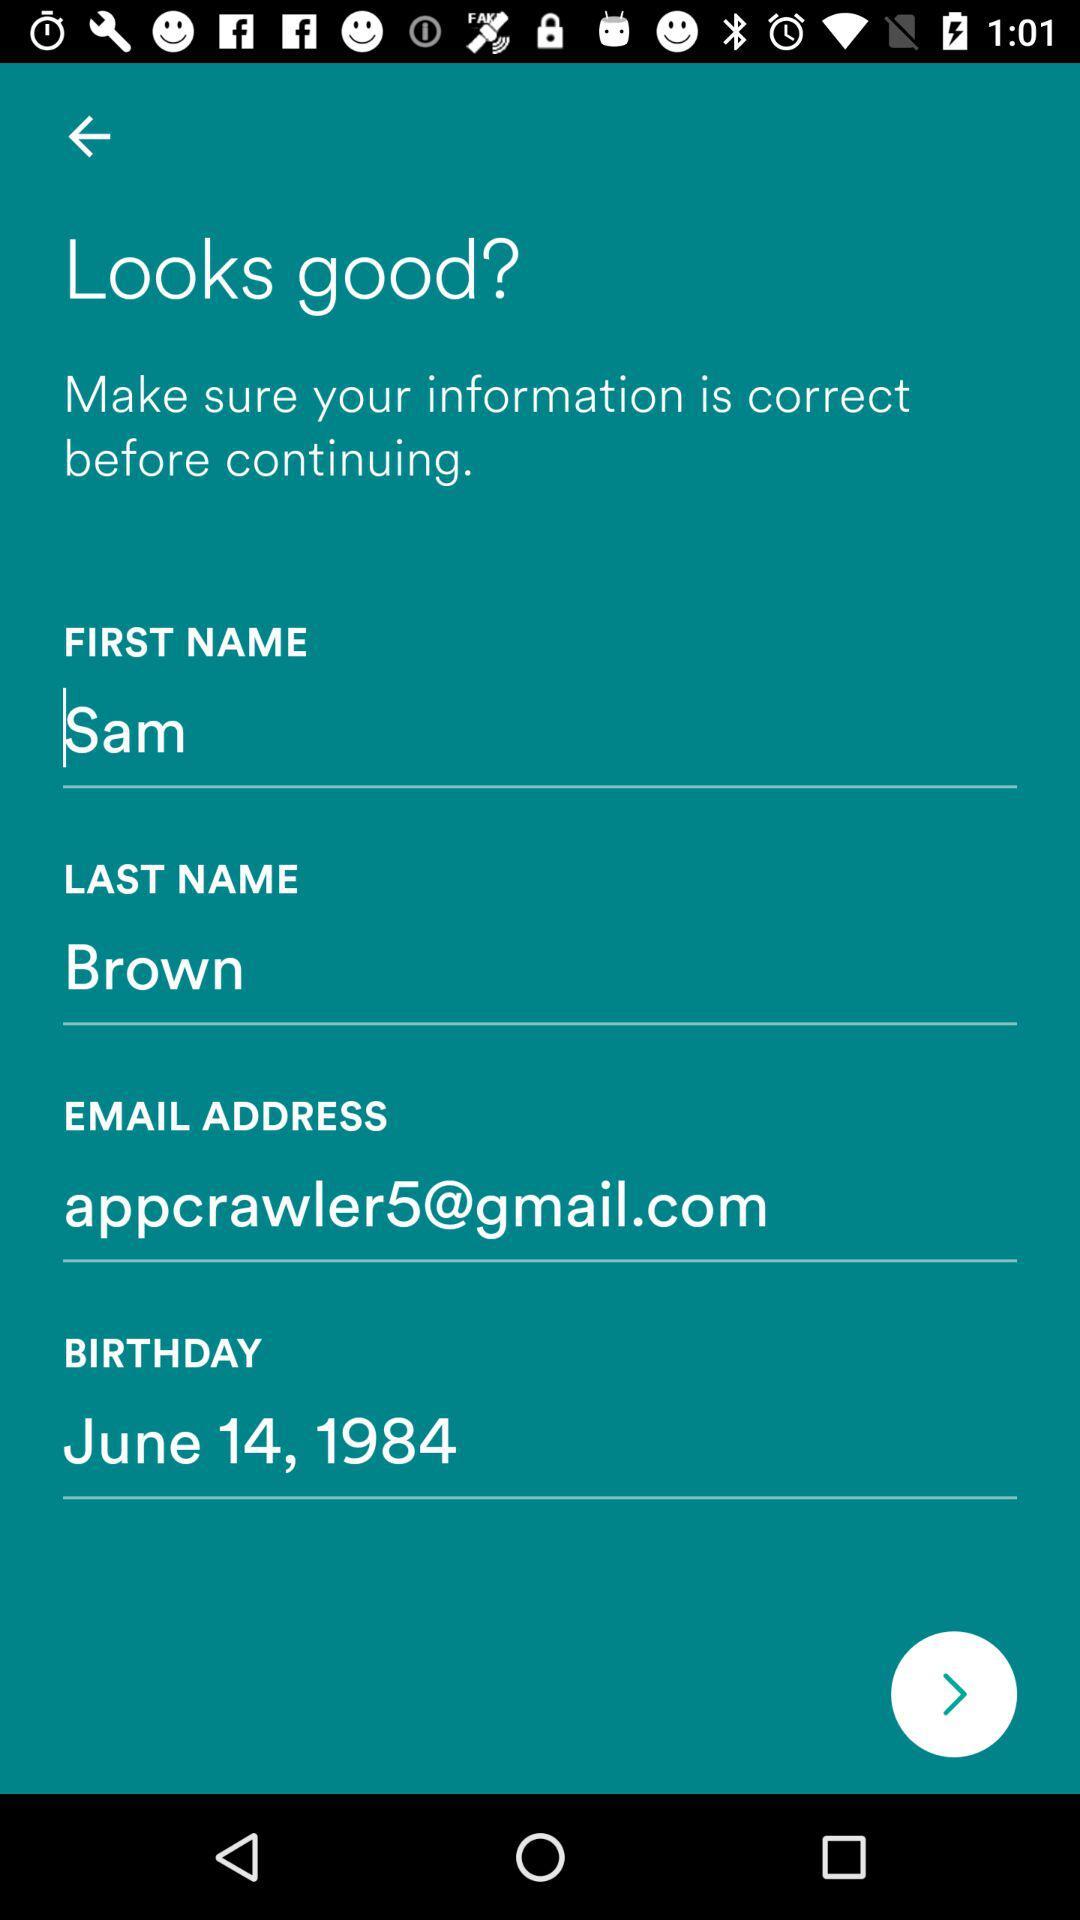  I want to click on icon above birthday item, so click(540, 1200).